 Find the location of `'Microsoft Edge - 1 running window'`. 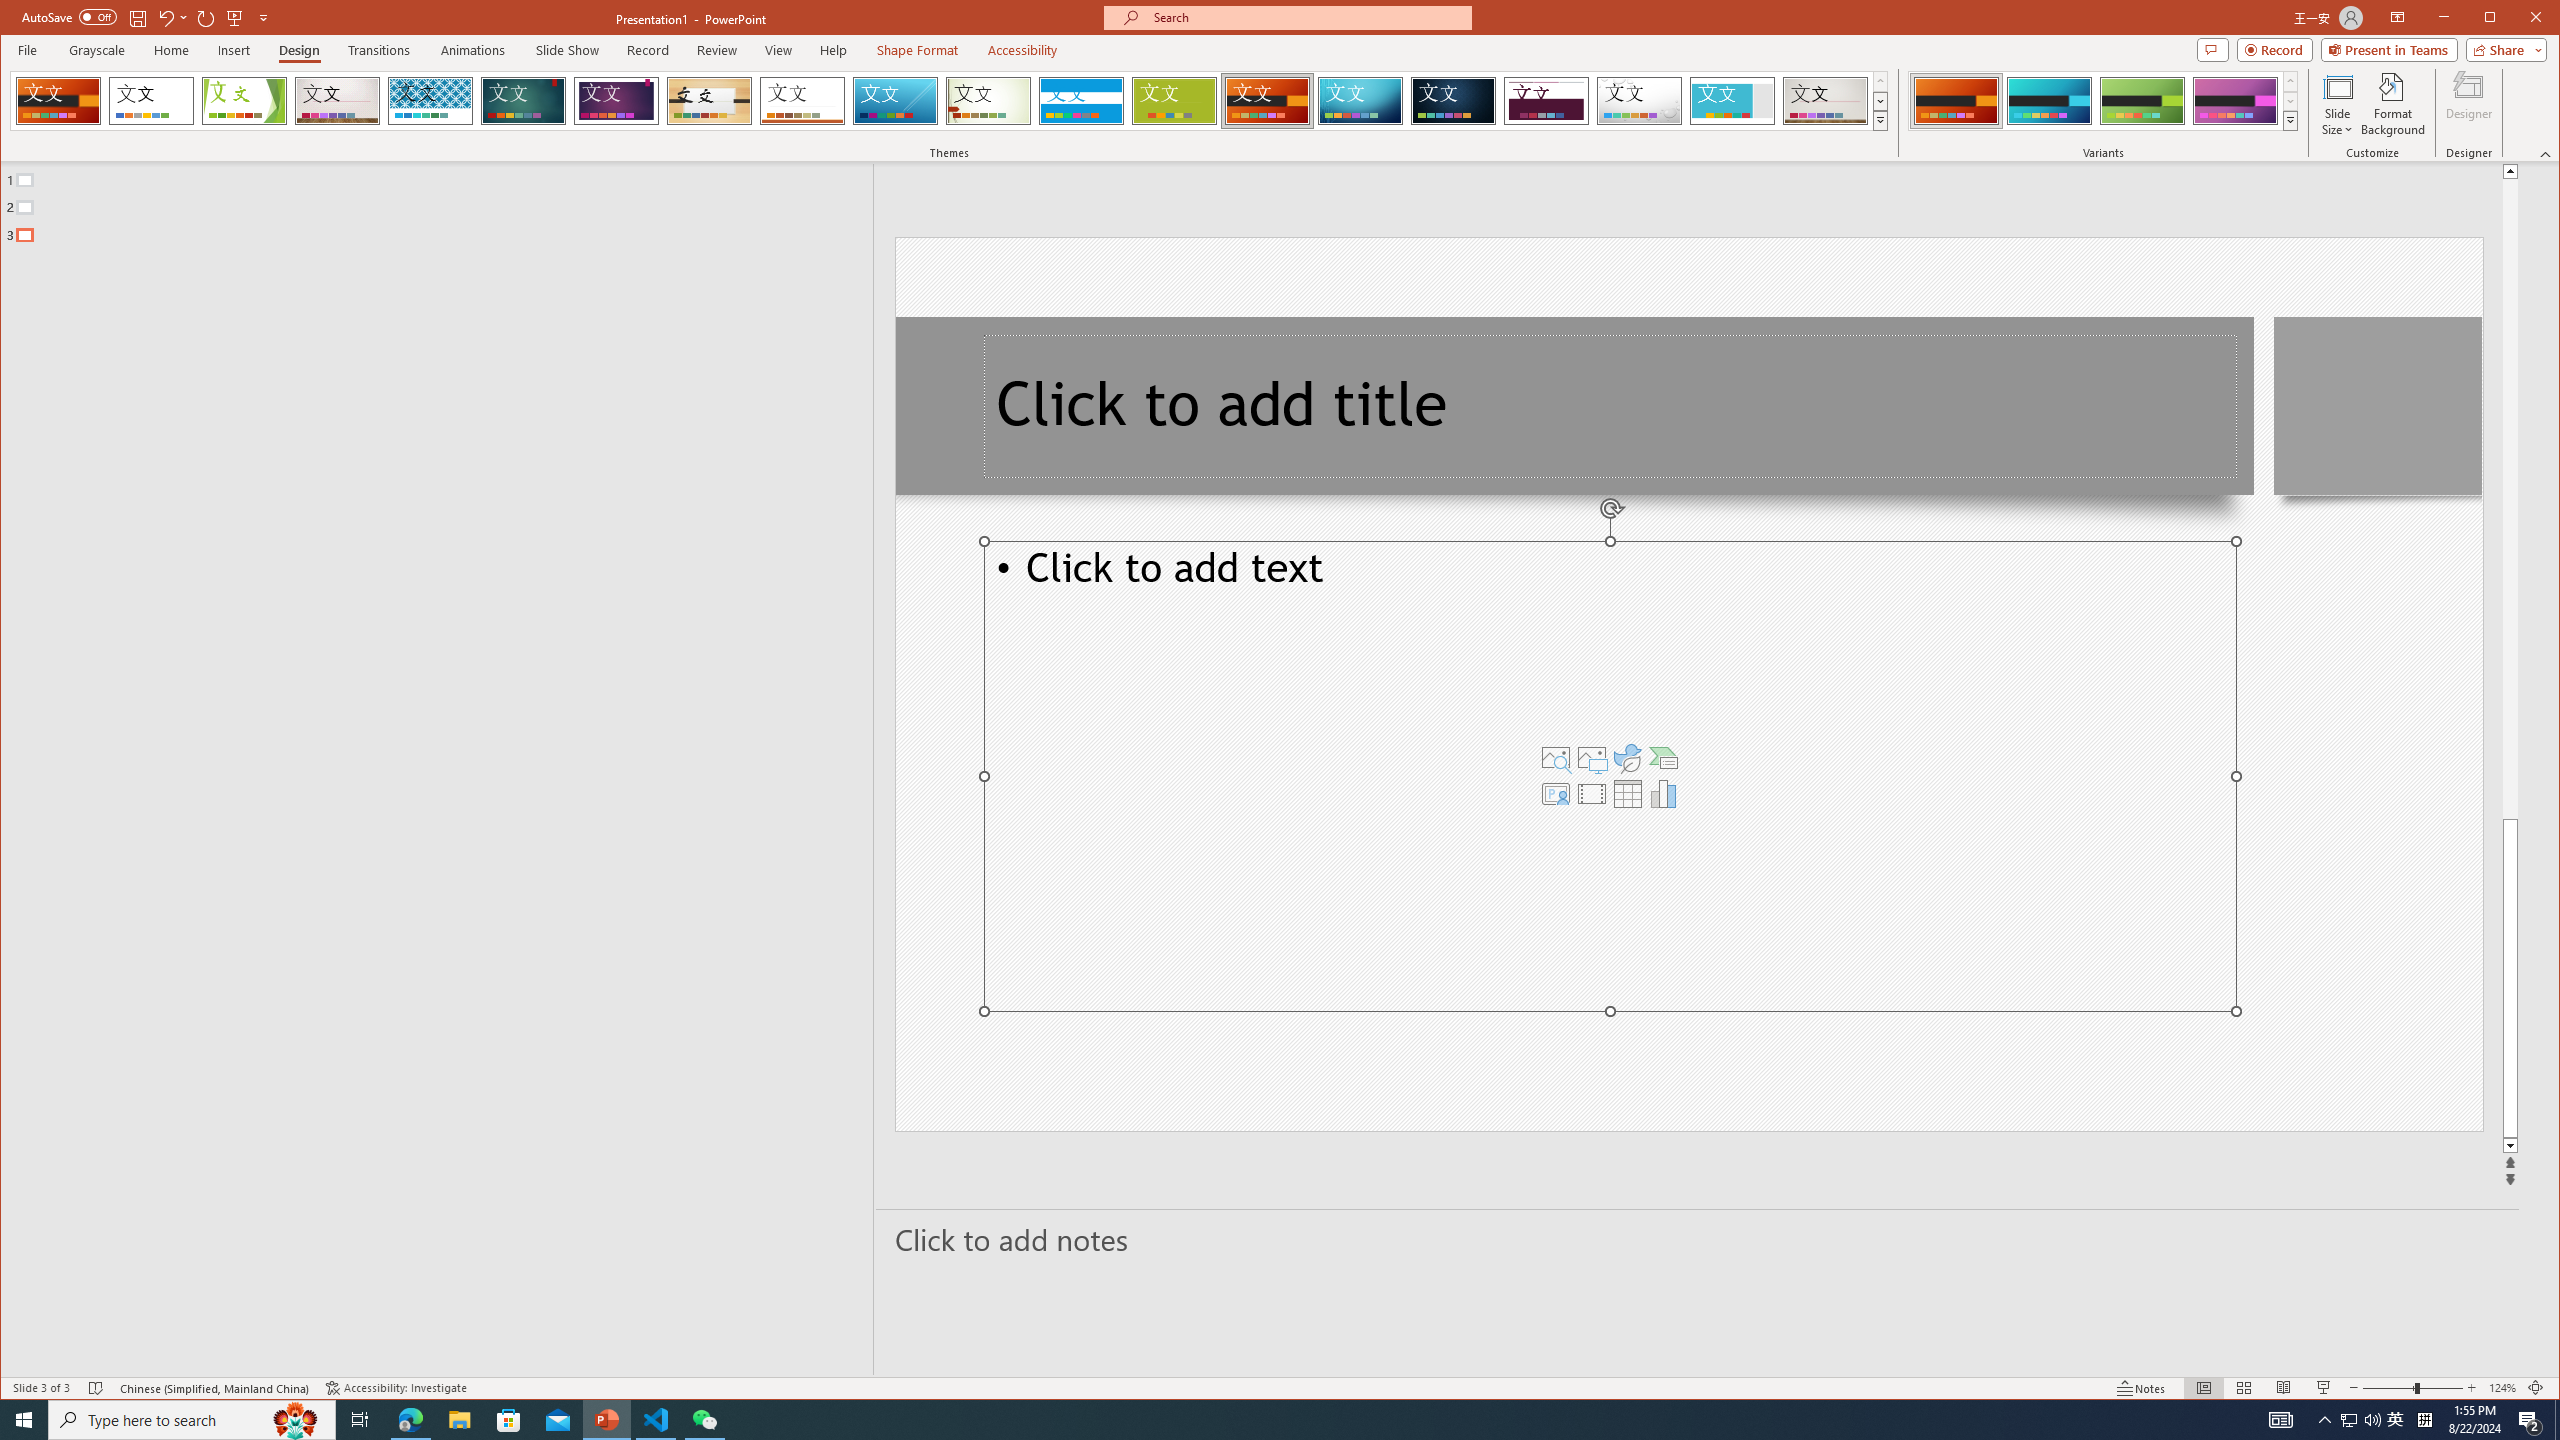

'Microsoft Edge - 1 running window' is located at coordinates (409, 1418).